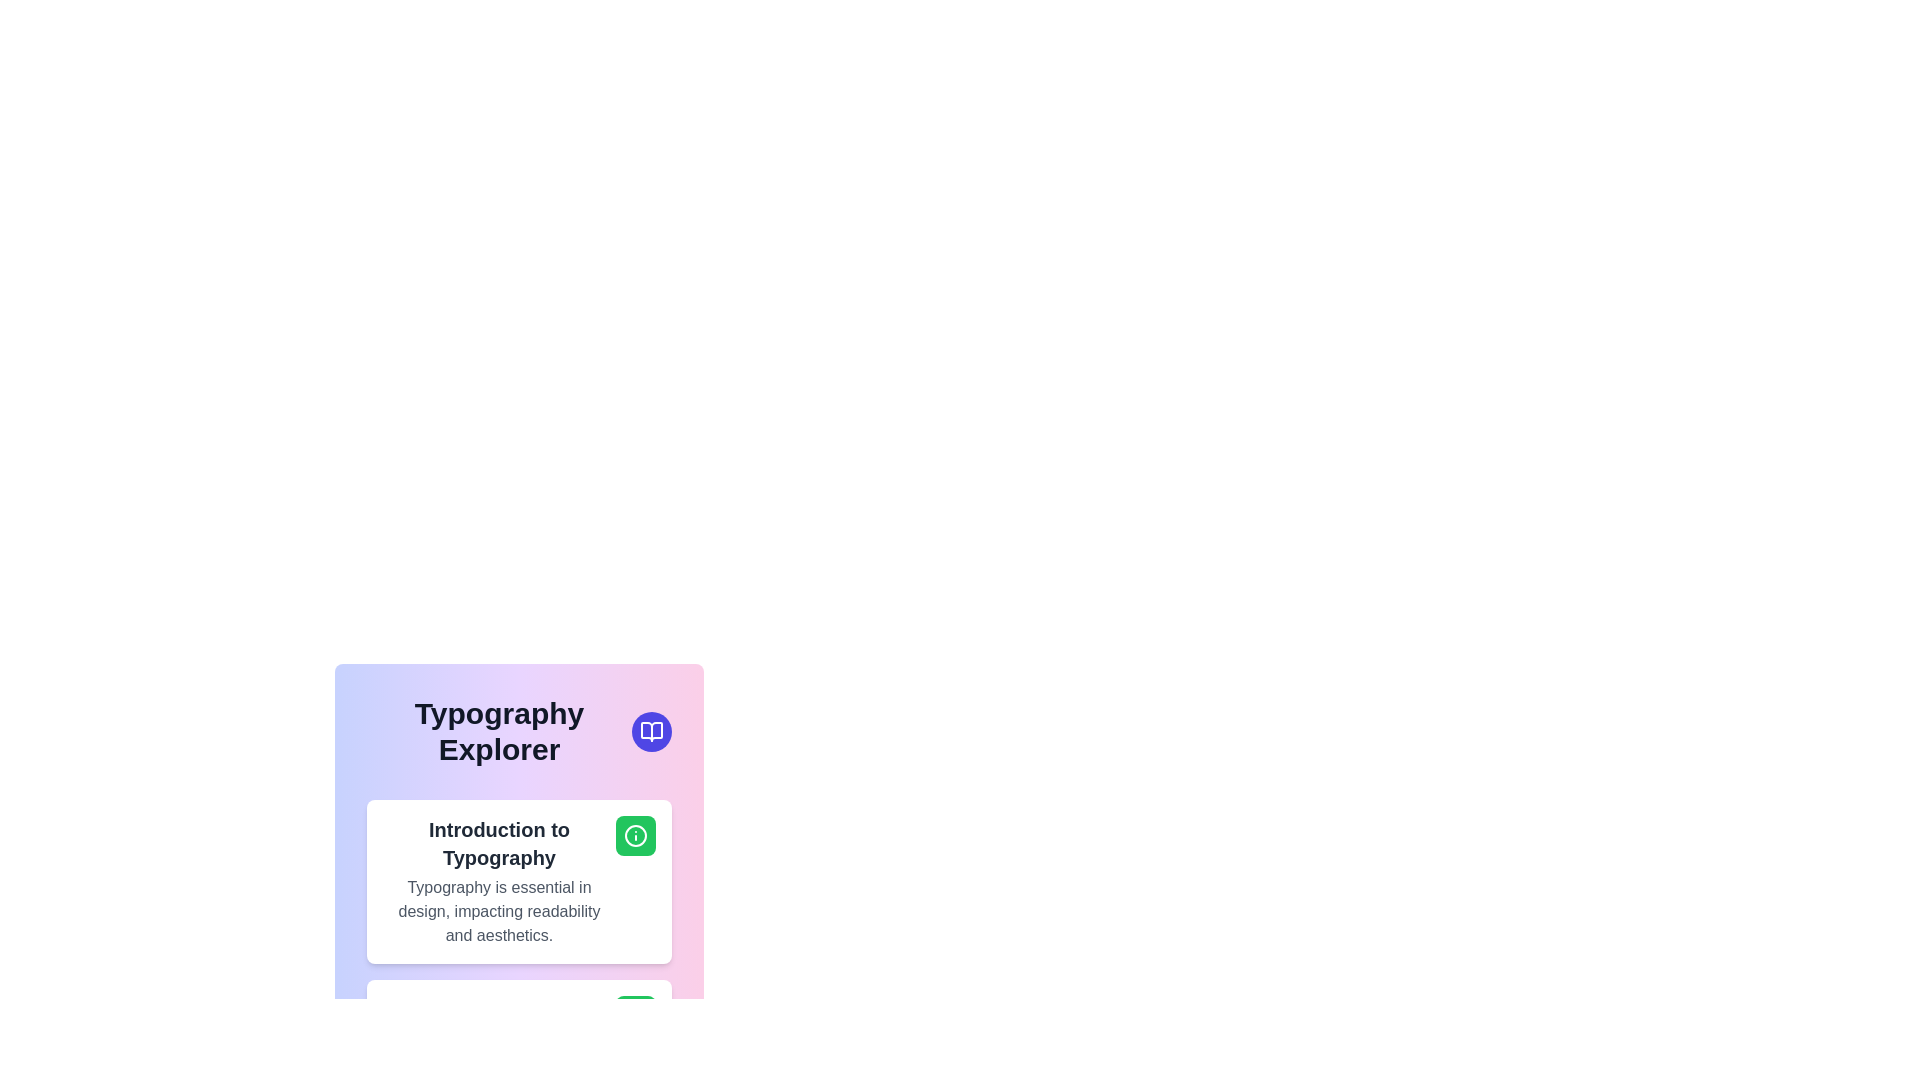  What do you see at coordinates (652, 732) in the screenshot?
I see `the button located at the top-right corner of the 'Typography Explorer' section` at bounding box center [652, 732].